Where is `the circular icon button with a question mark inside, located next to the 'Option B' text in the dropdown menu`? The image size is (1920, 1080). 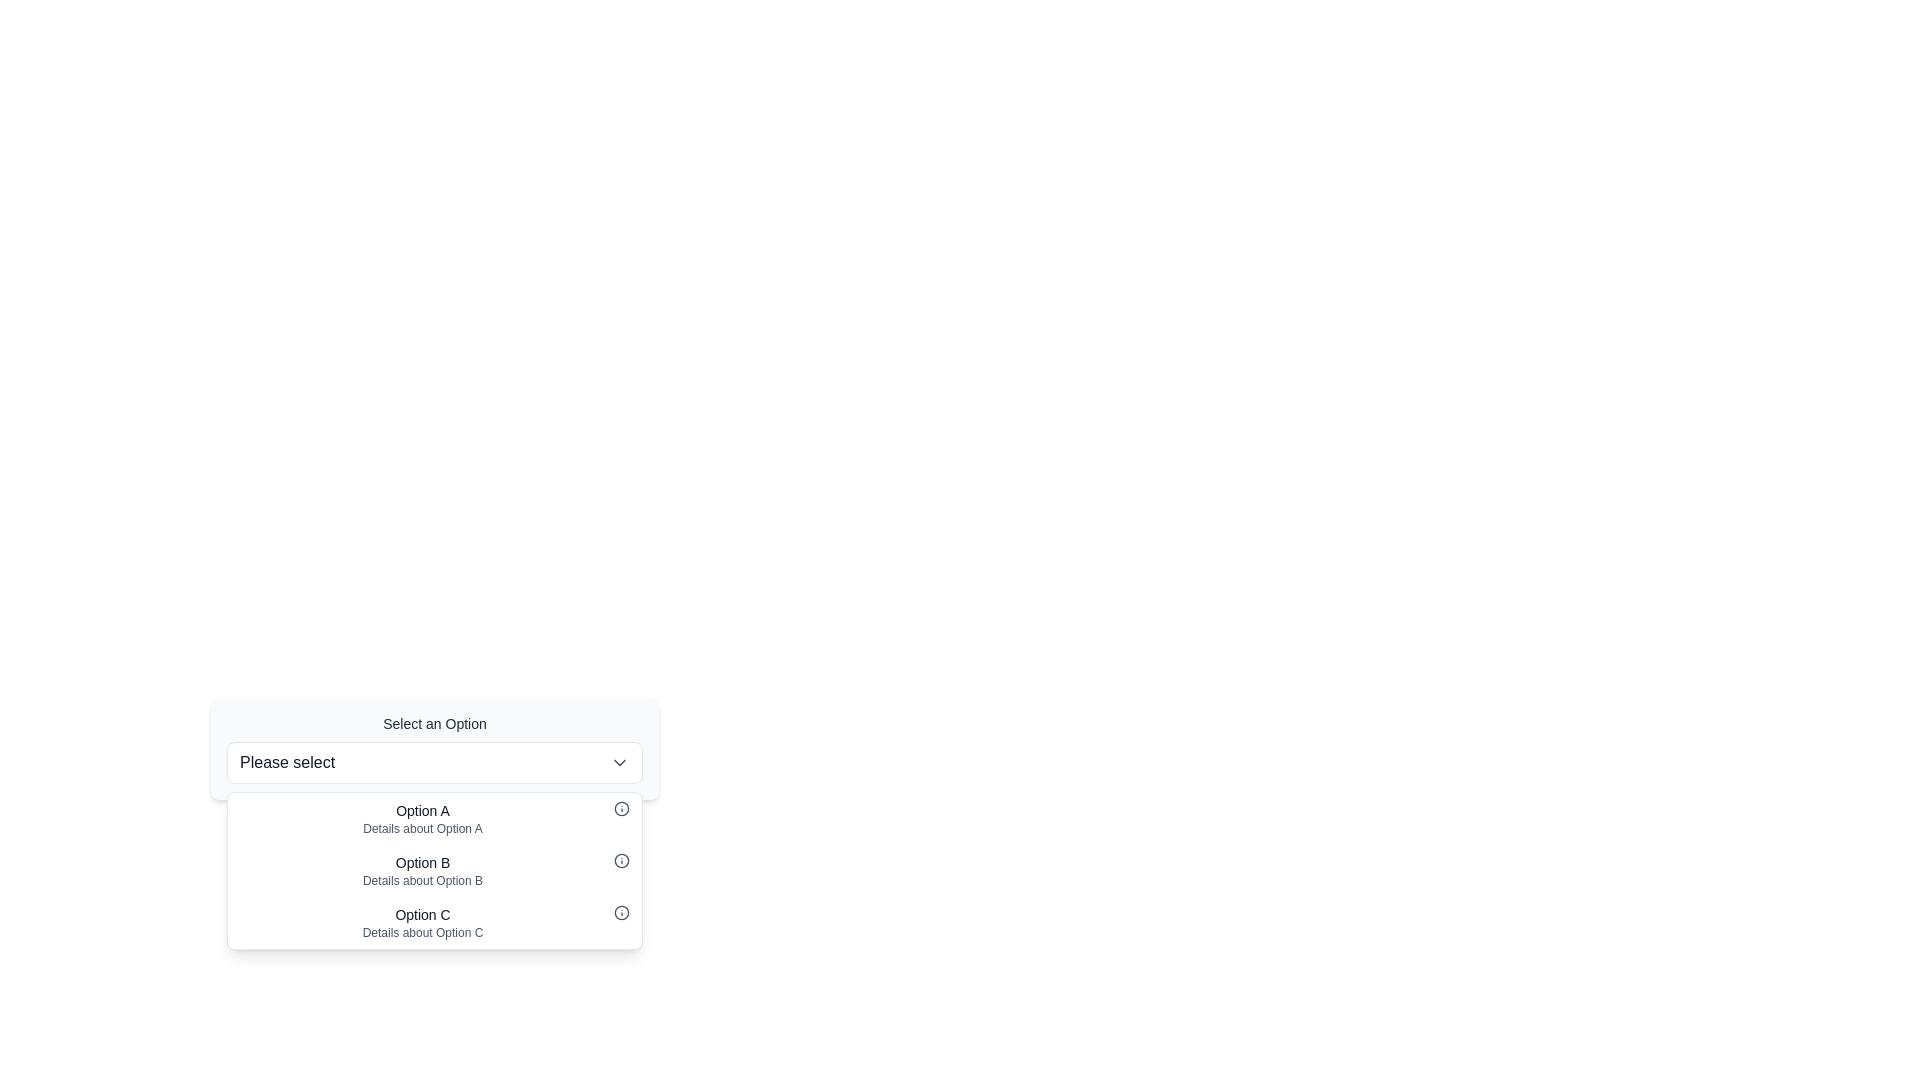 the circular icon button with a question mark inside, located next to the 'Option B' text in the dropdown menu is located at coordinates (621, 859).